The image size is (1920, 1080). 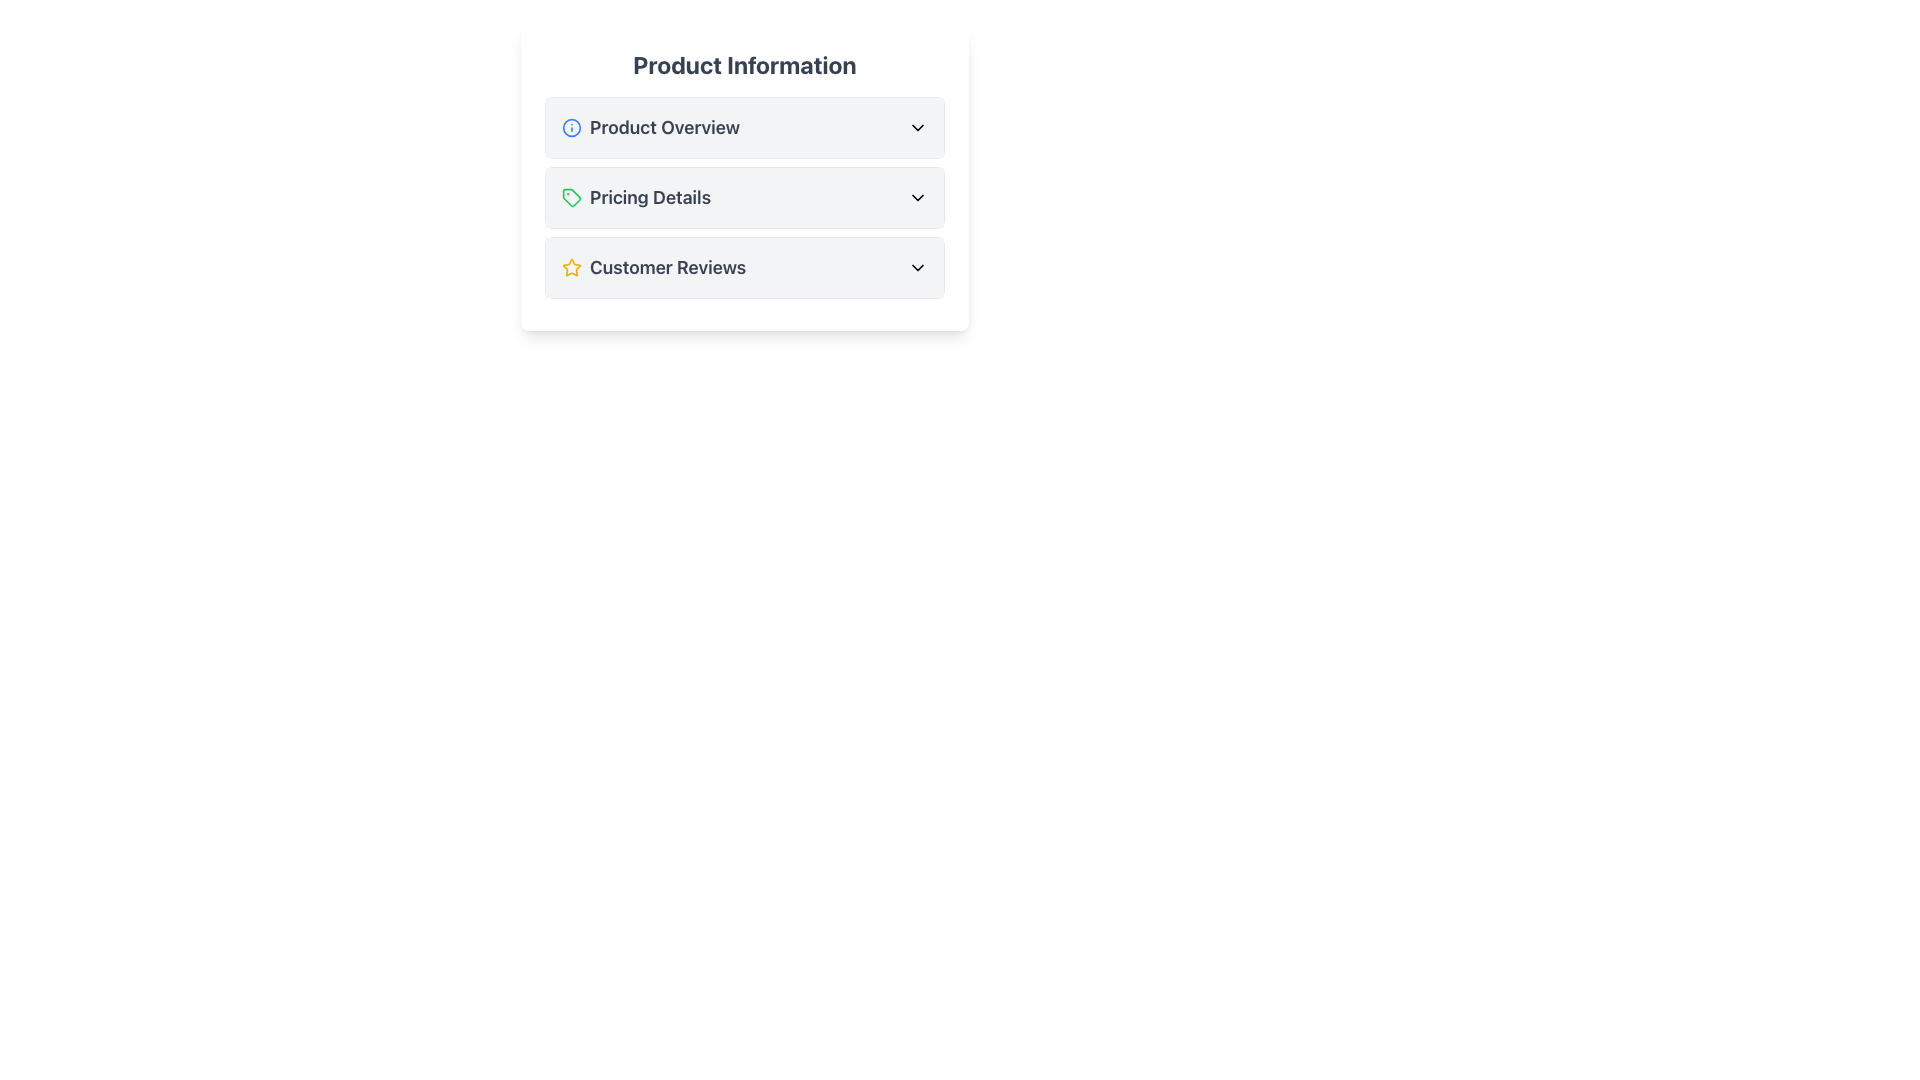 What do you see at coordinates (743, 64) in the screenshot?
I see `the Text Header element, which serves as the title for the section, providing context about the content below it` at bounding box center [743, 64].